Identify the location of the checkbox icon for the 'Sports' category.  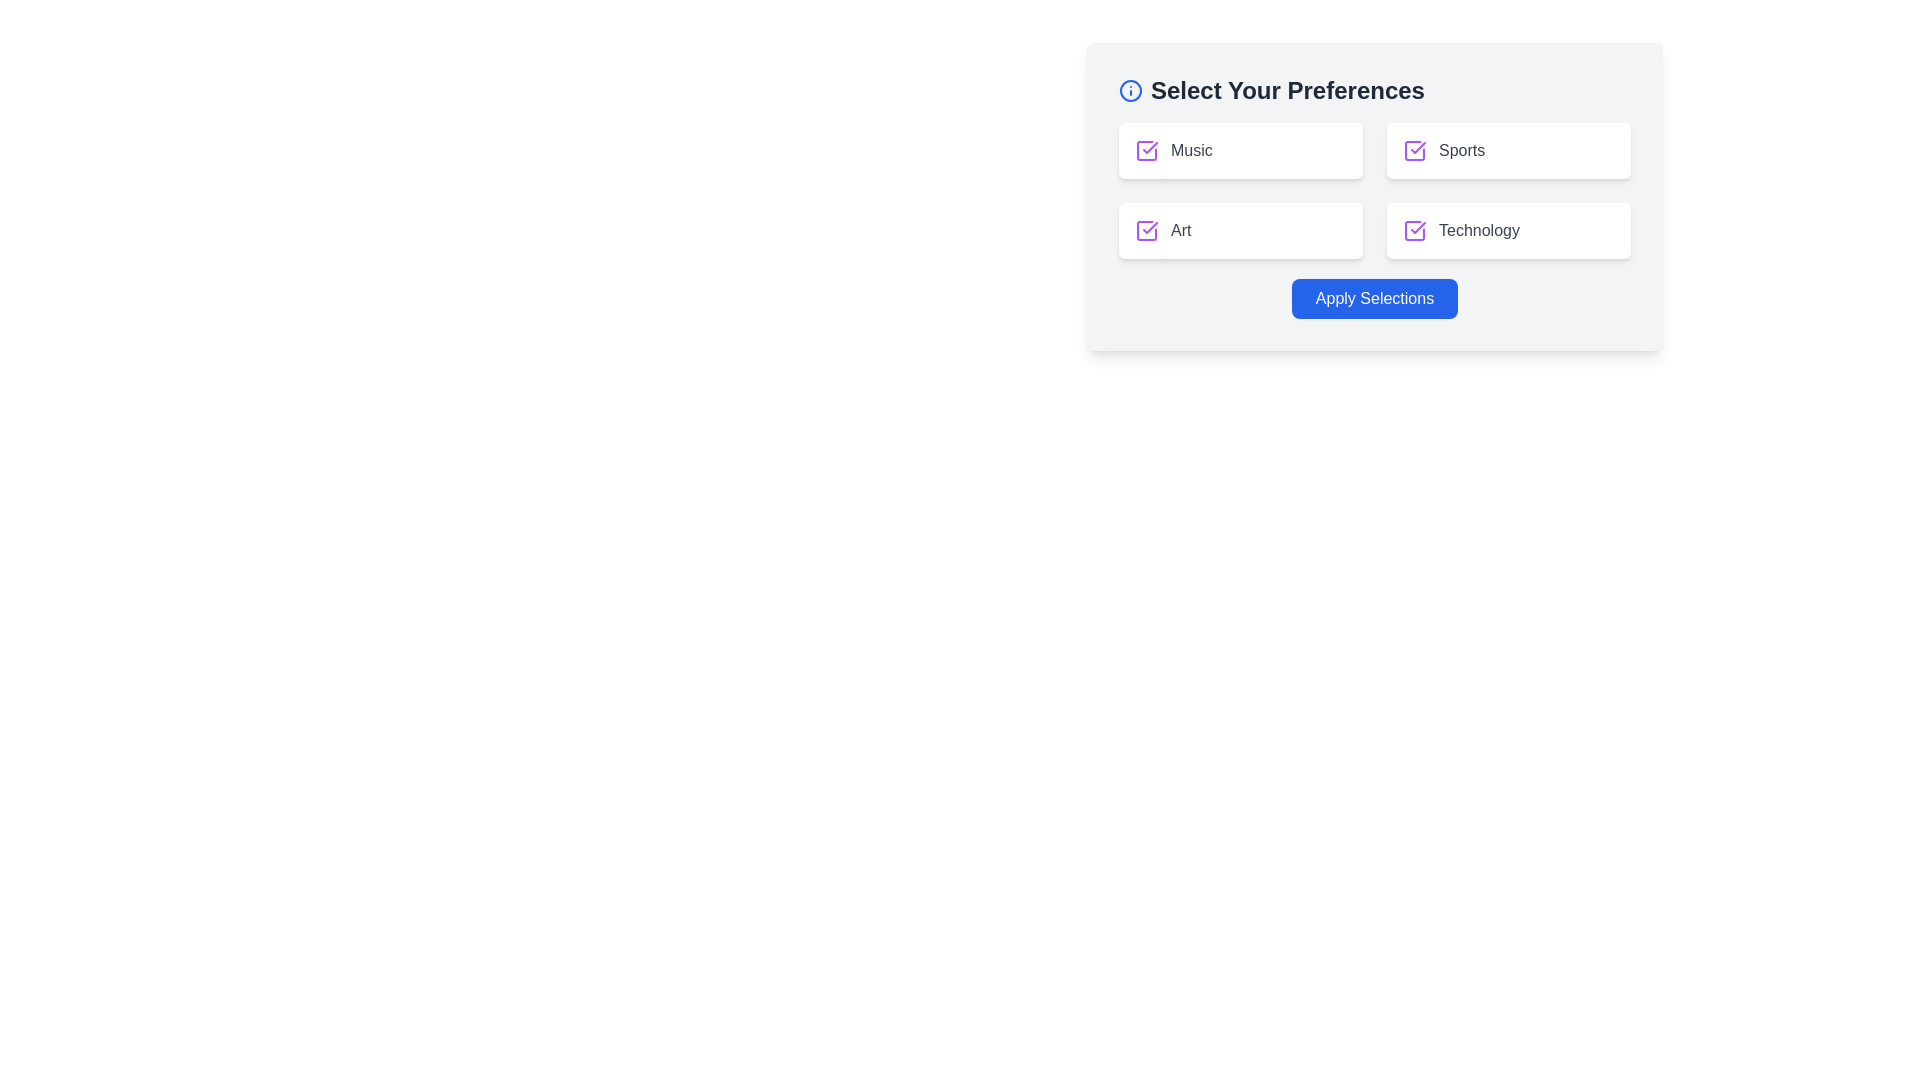
(1414, 149).